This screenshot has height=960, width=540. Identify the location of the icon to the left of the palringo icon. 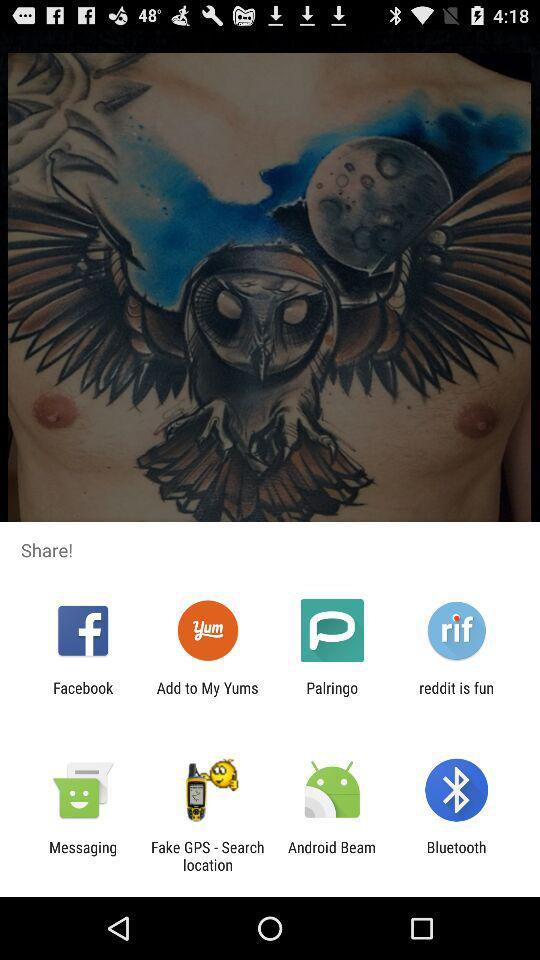
(206, 696).